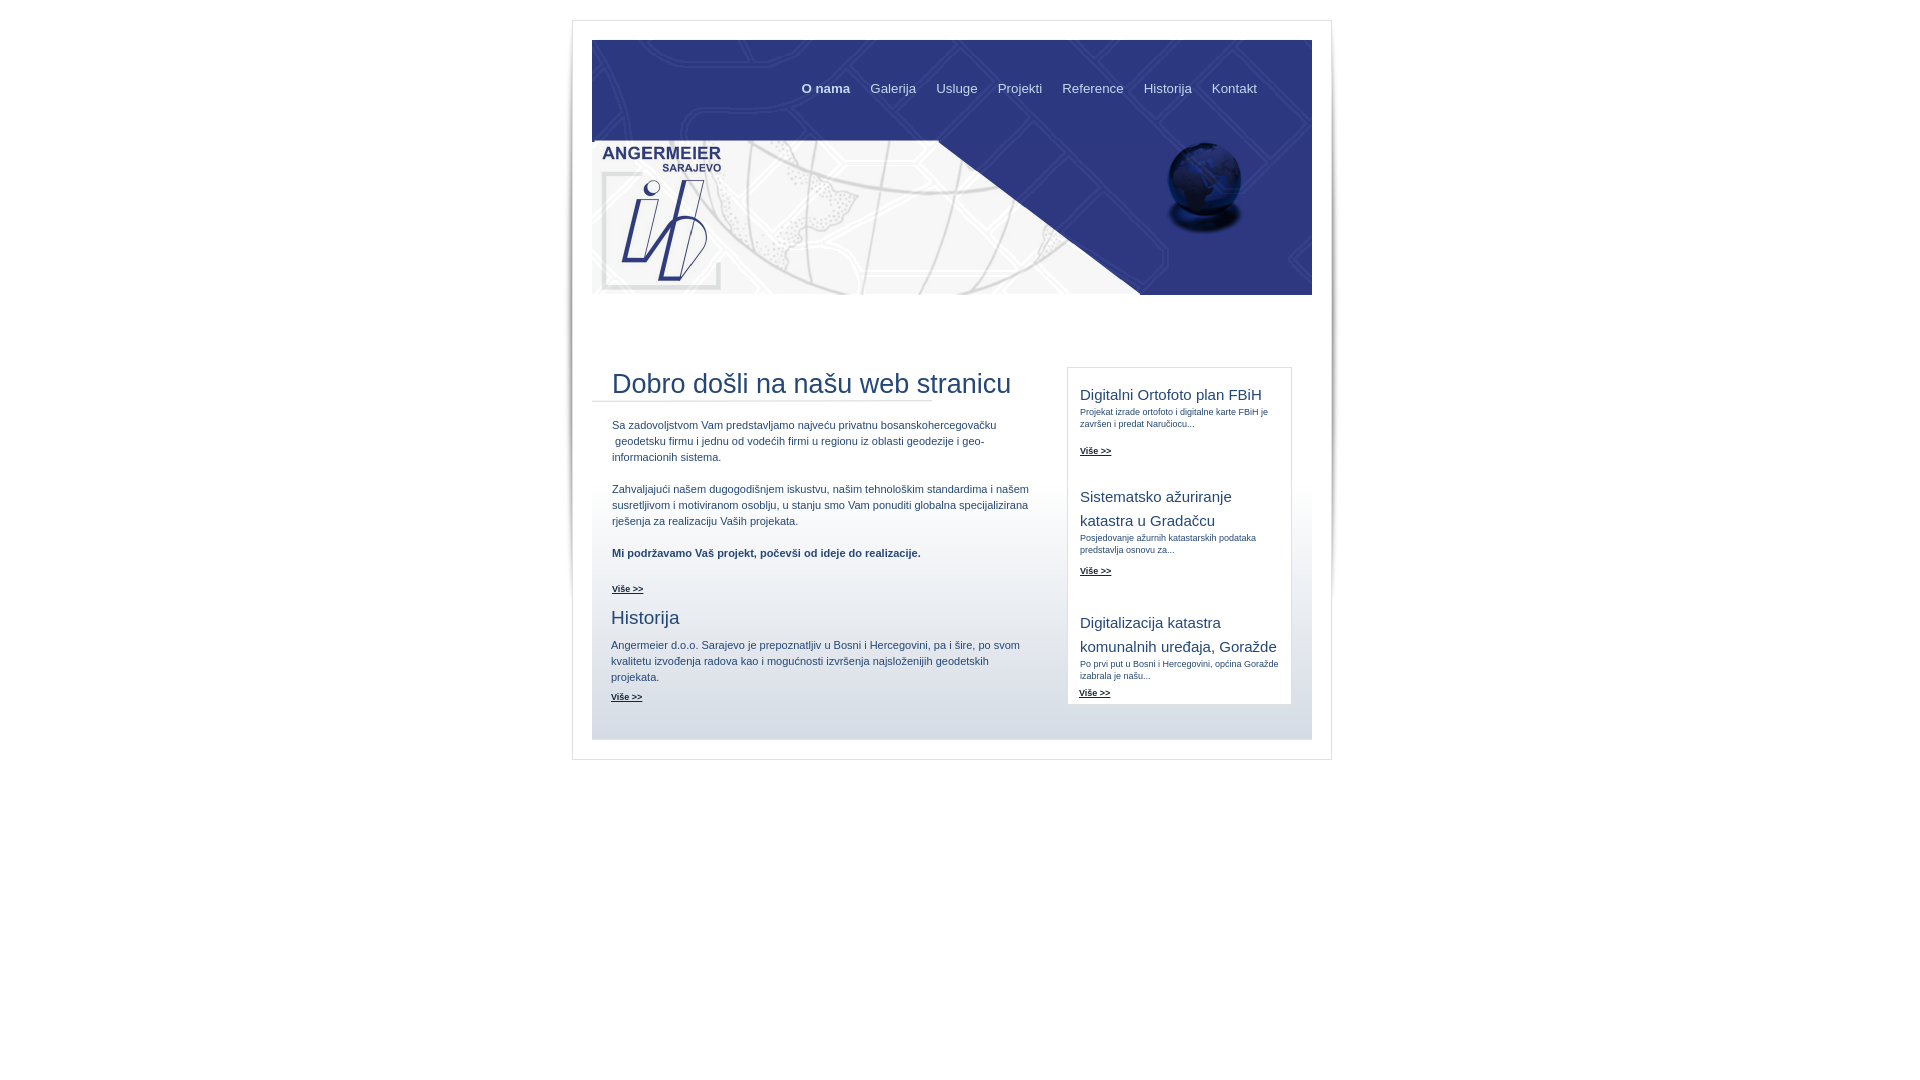 This screenshot has width=1920, height=1080. What do you see at coordinates (1092, 87) in the screenshot?
I see `'Reference'` at bounding box center [1092, 87].